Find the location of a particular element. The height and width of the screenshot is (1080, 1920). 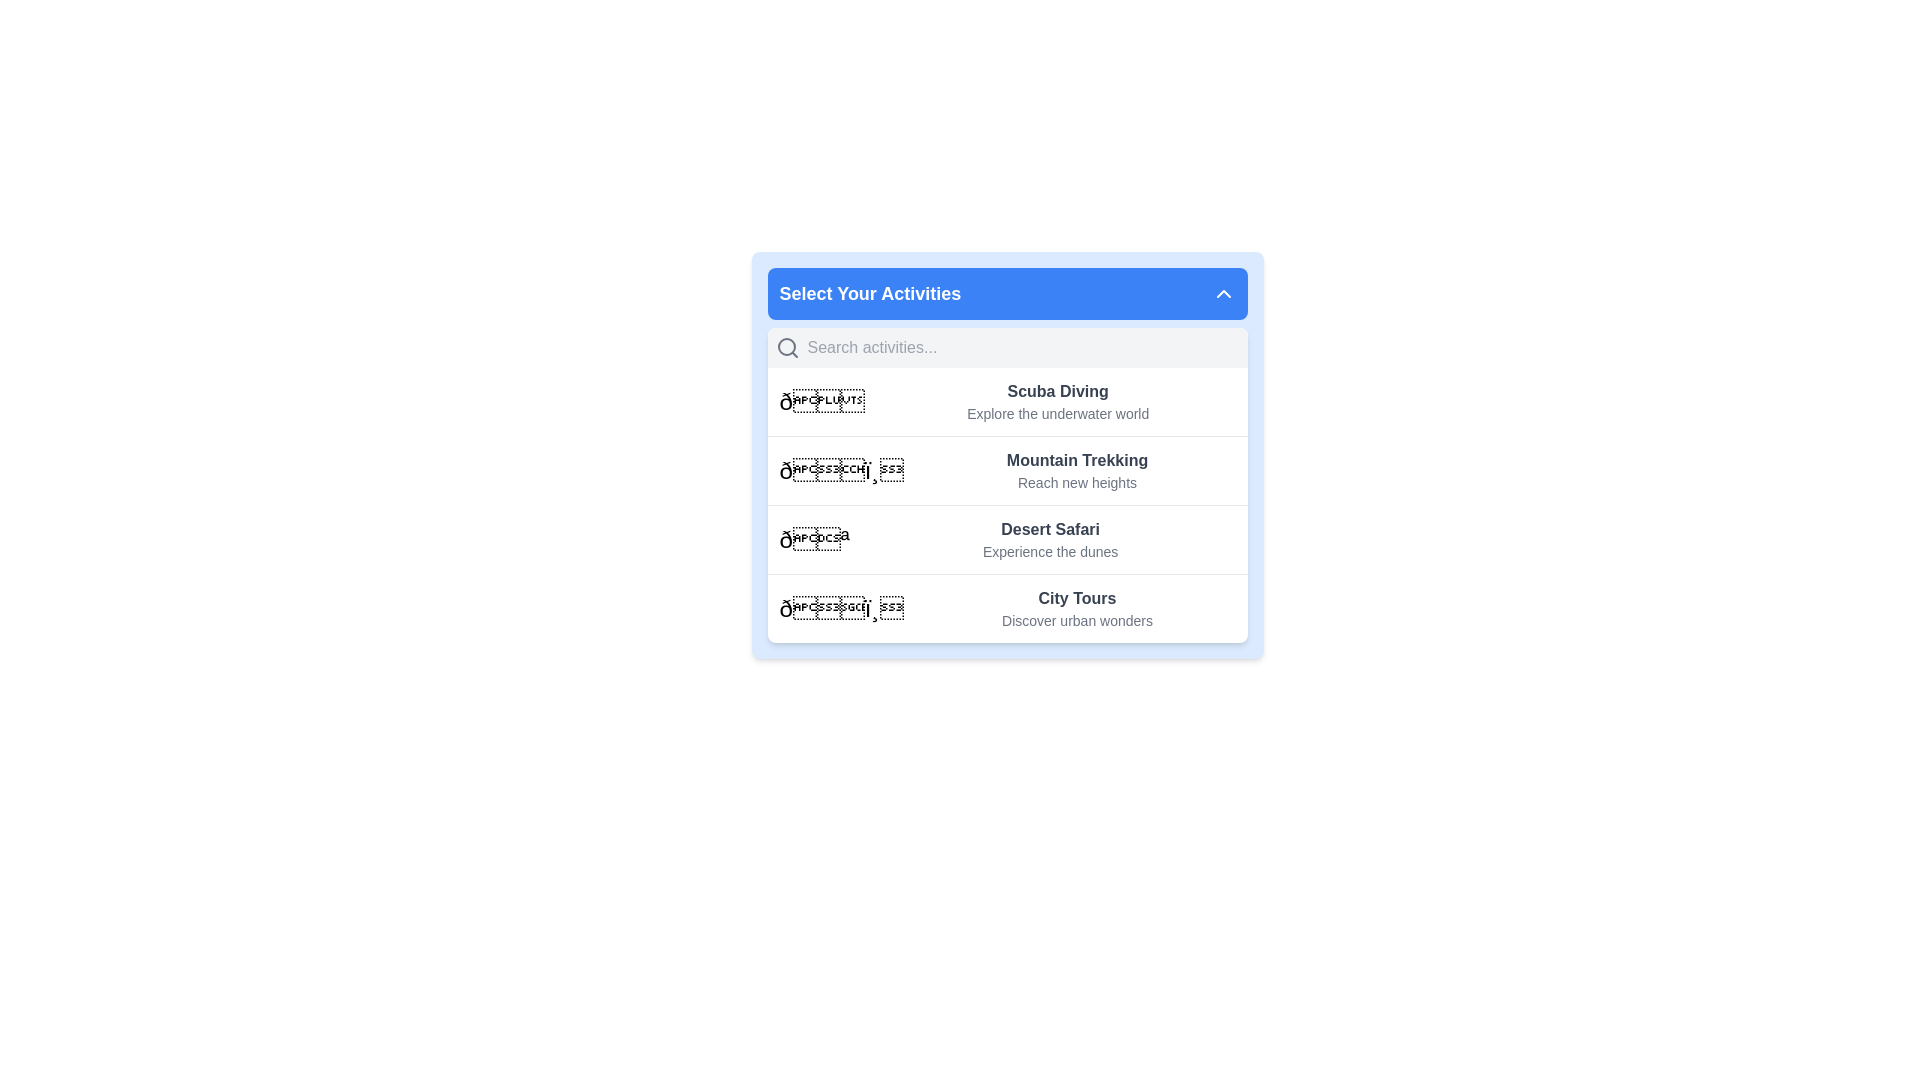

the search icon that visually represents the search functionality, located to the left of the search input field is located at coordinates (786, 346).